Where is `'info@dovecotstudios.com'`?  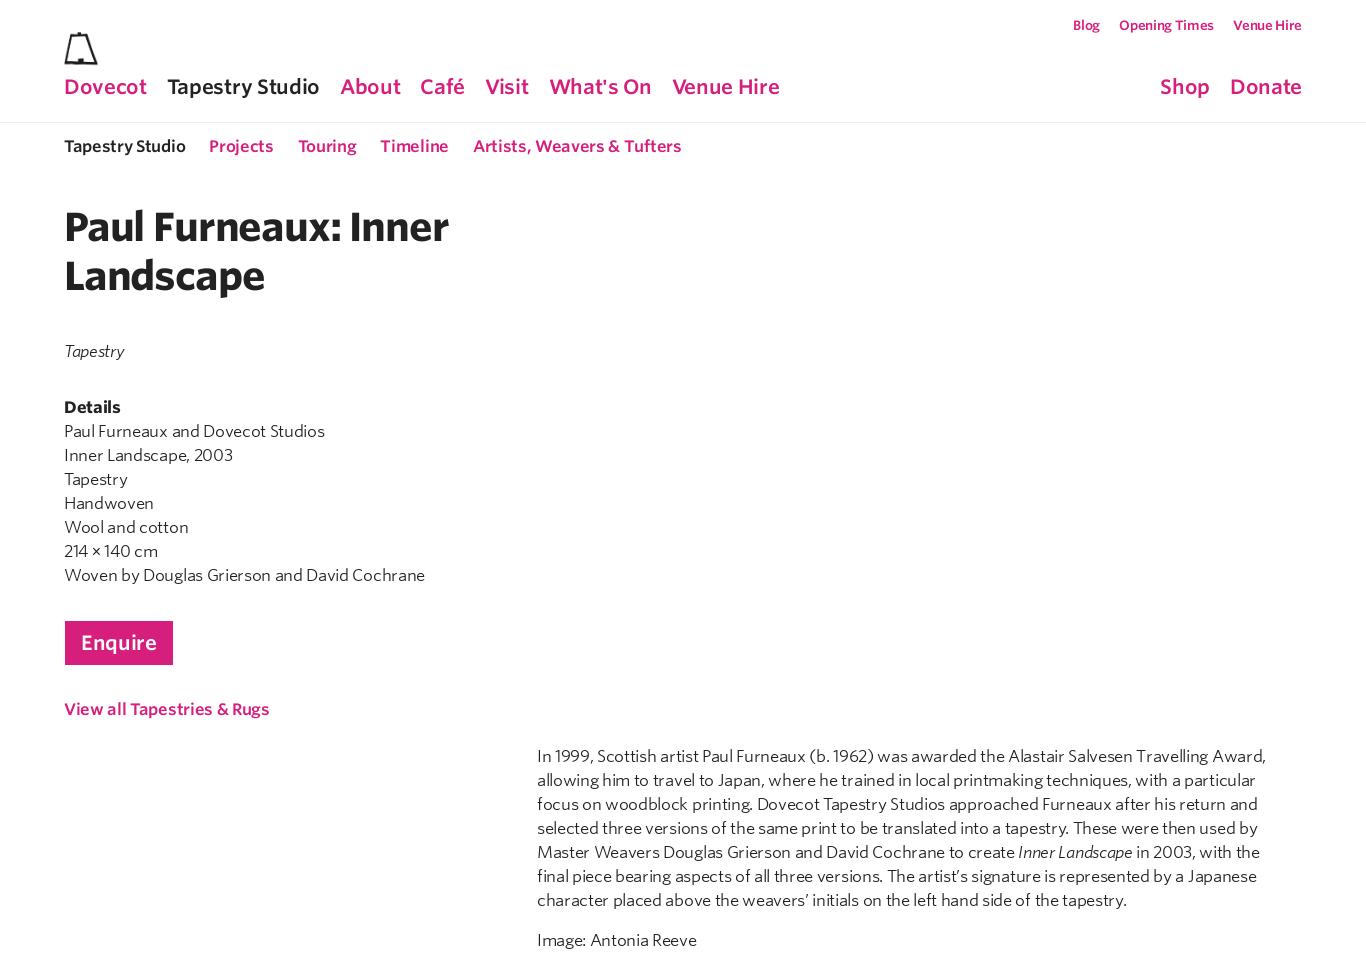 'info@dovecotstudios.com' is located at coordinates (1078, 838).